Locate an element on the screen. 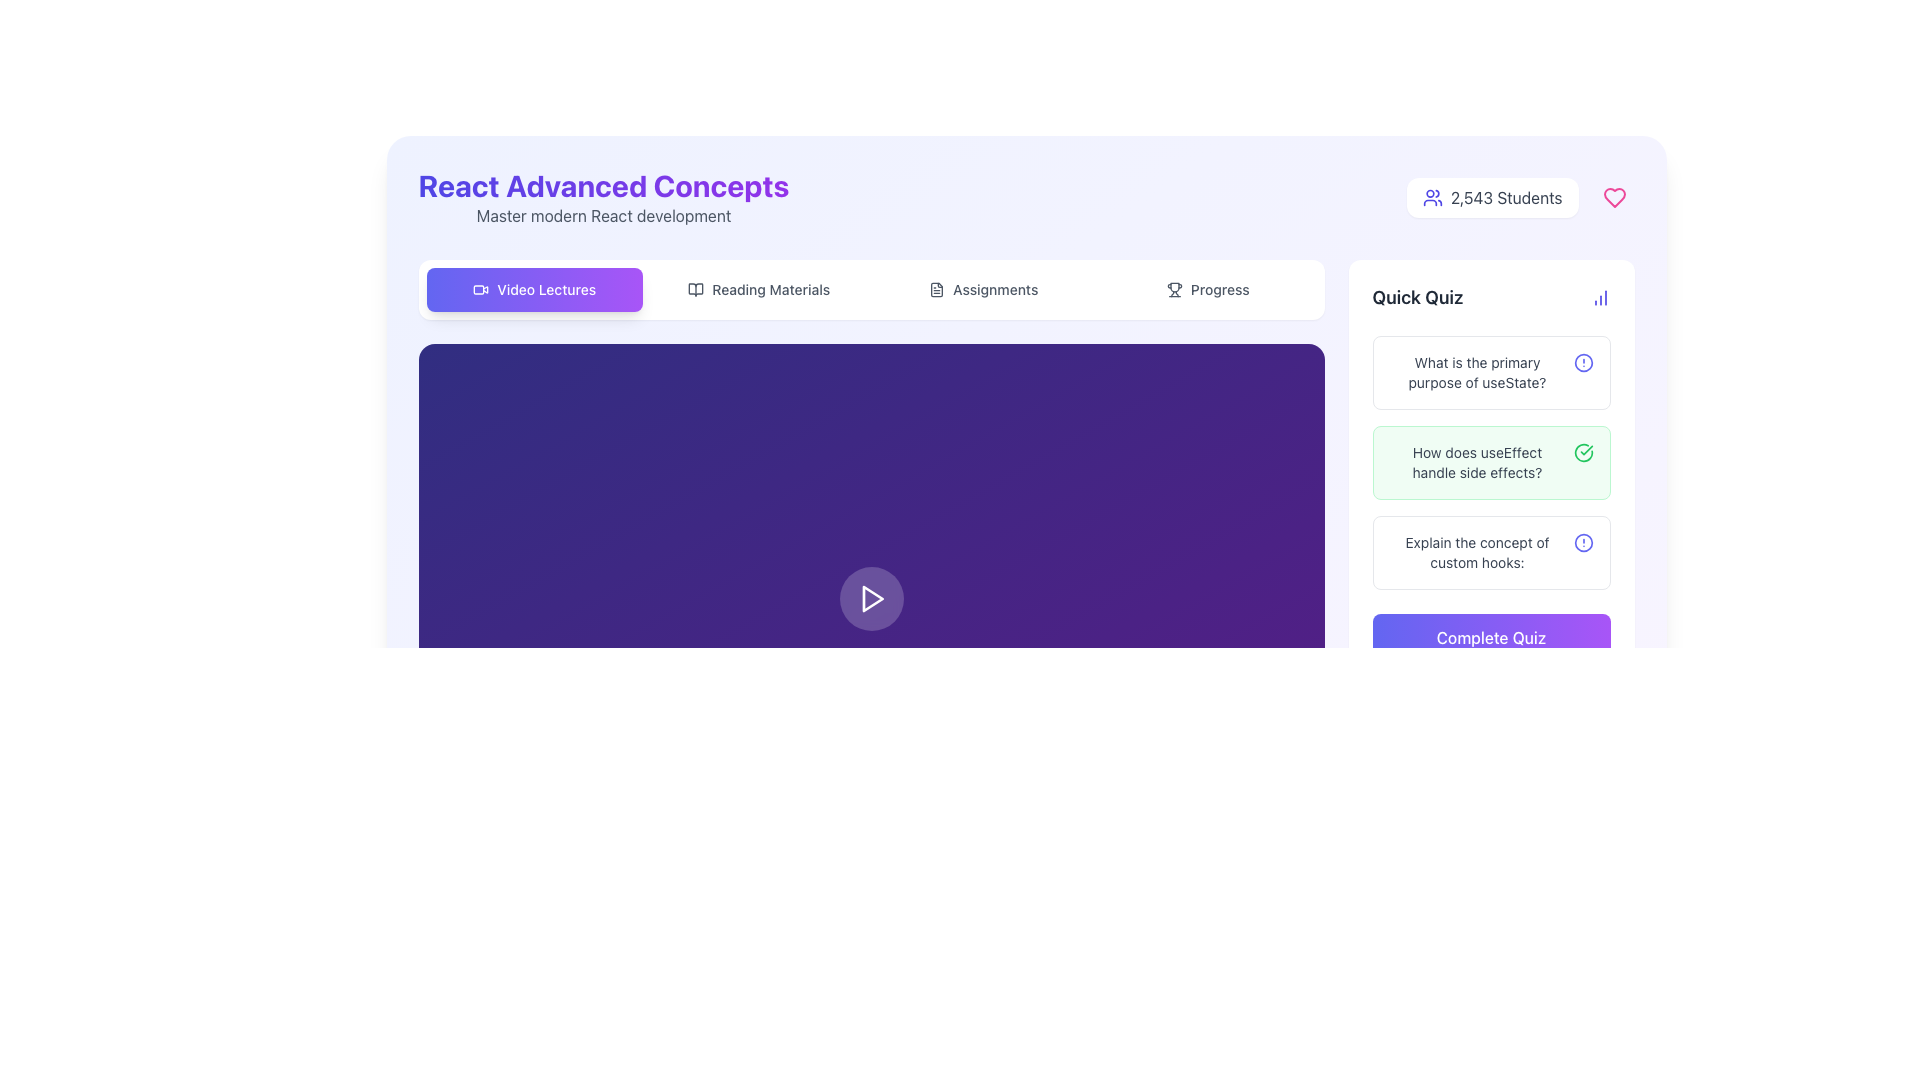  the prompt text introducing the topic 'useState' in the Quick Quiz section is located at coordinates (1491, 373).